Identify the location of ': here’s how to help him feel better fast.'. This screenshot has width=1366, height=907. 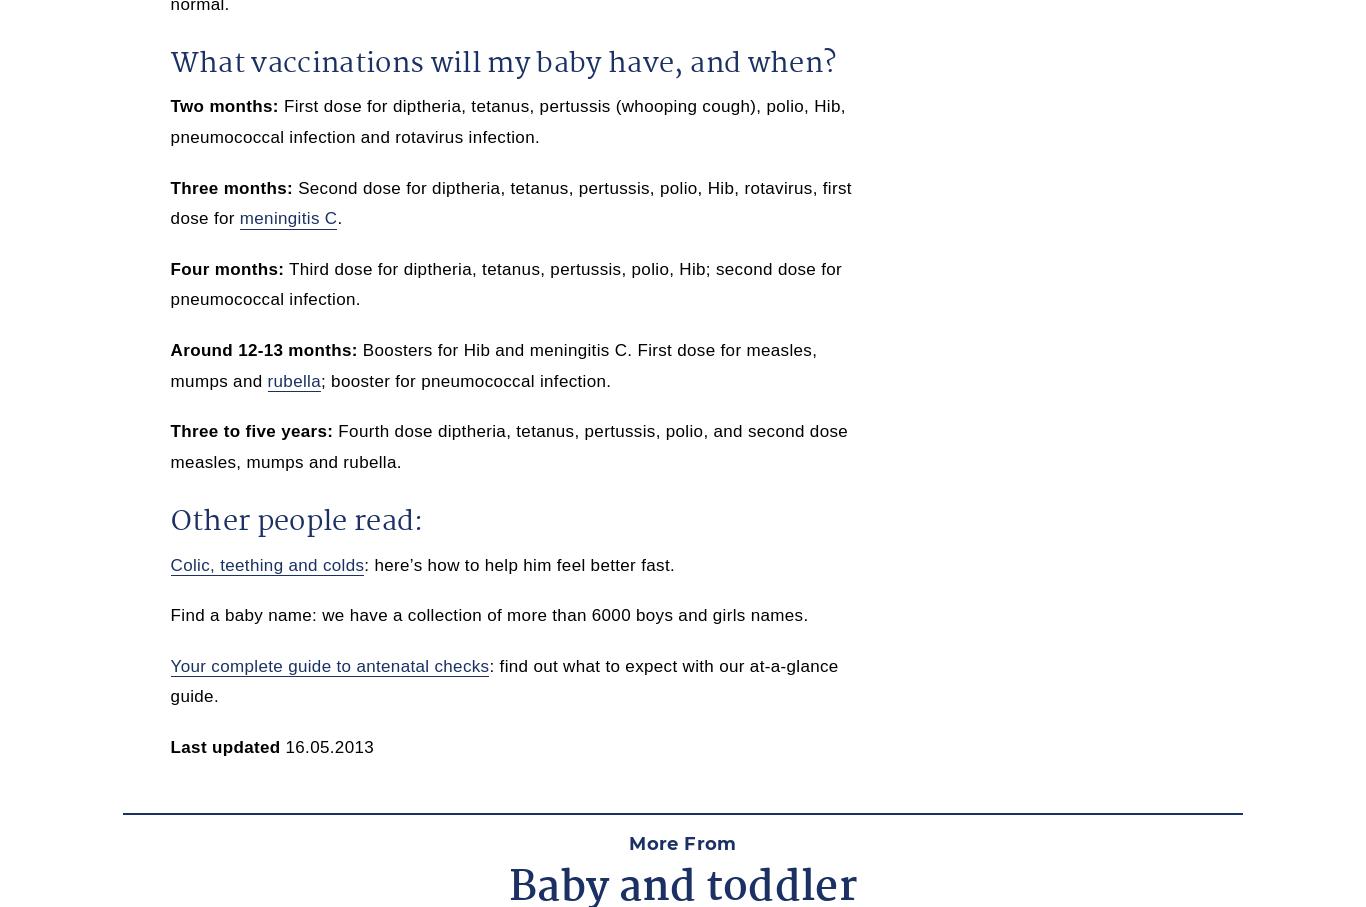
(519, 564).